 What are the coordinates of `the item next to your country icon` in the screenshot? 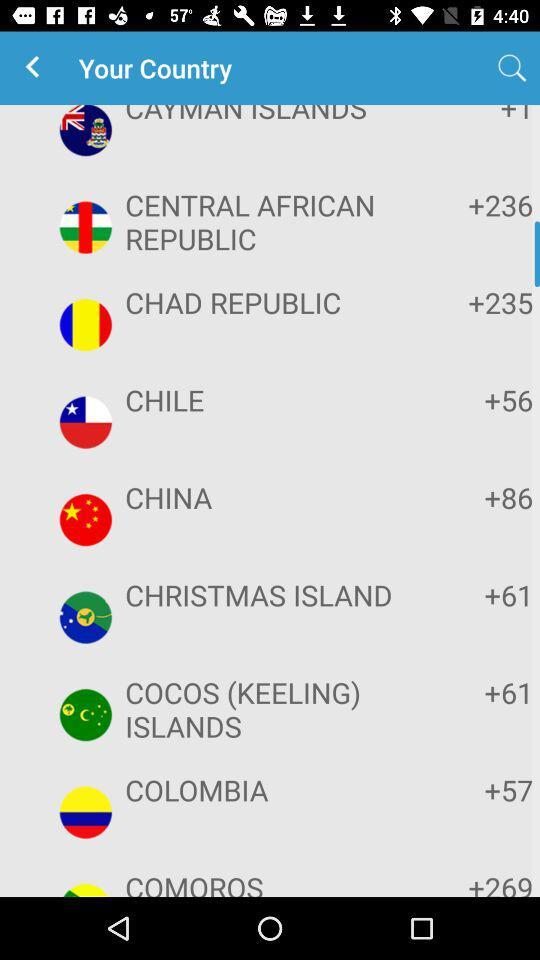 It's located at (36, 68).